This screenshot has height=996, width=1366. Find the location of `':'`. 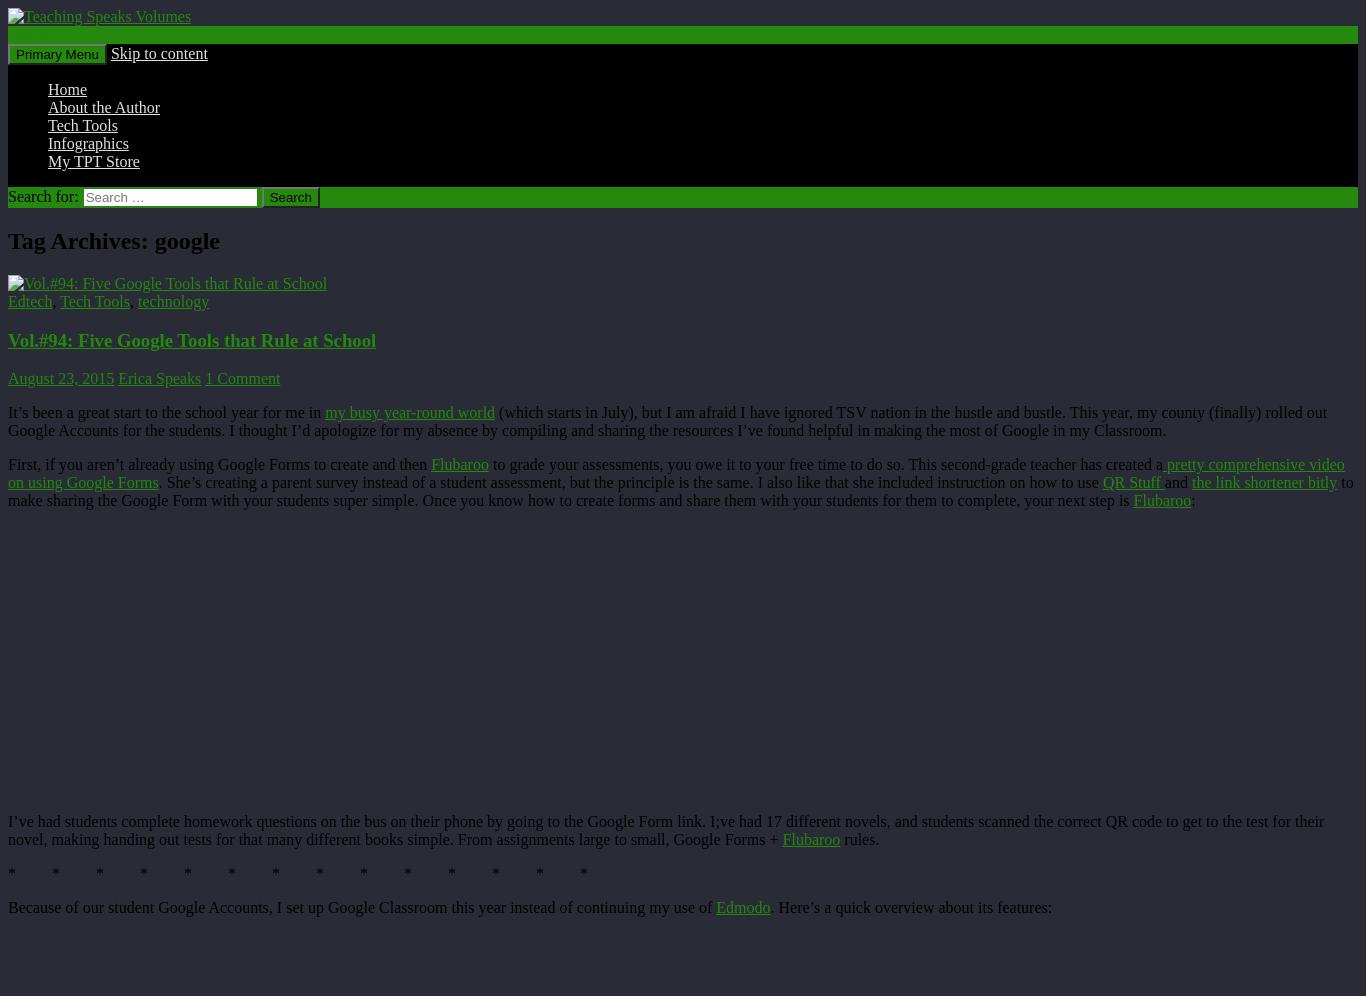

':' is located at coordinates (1193, 500).